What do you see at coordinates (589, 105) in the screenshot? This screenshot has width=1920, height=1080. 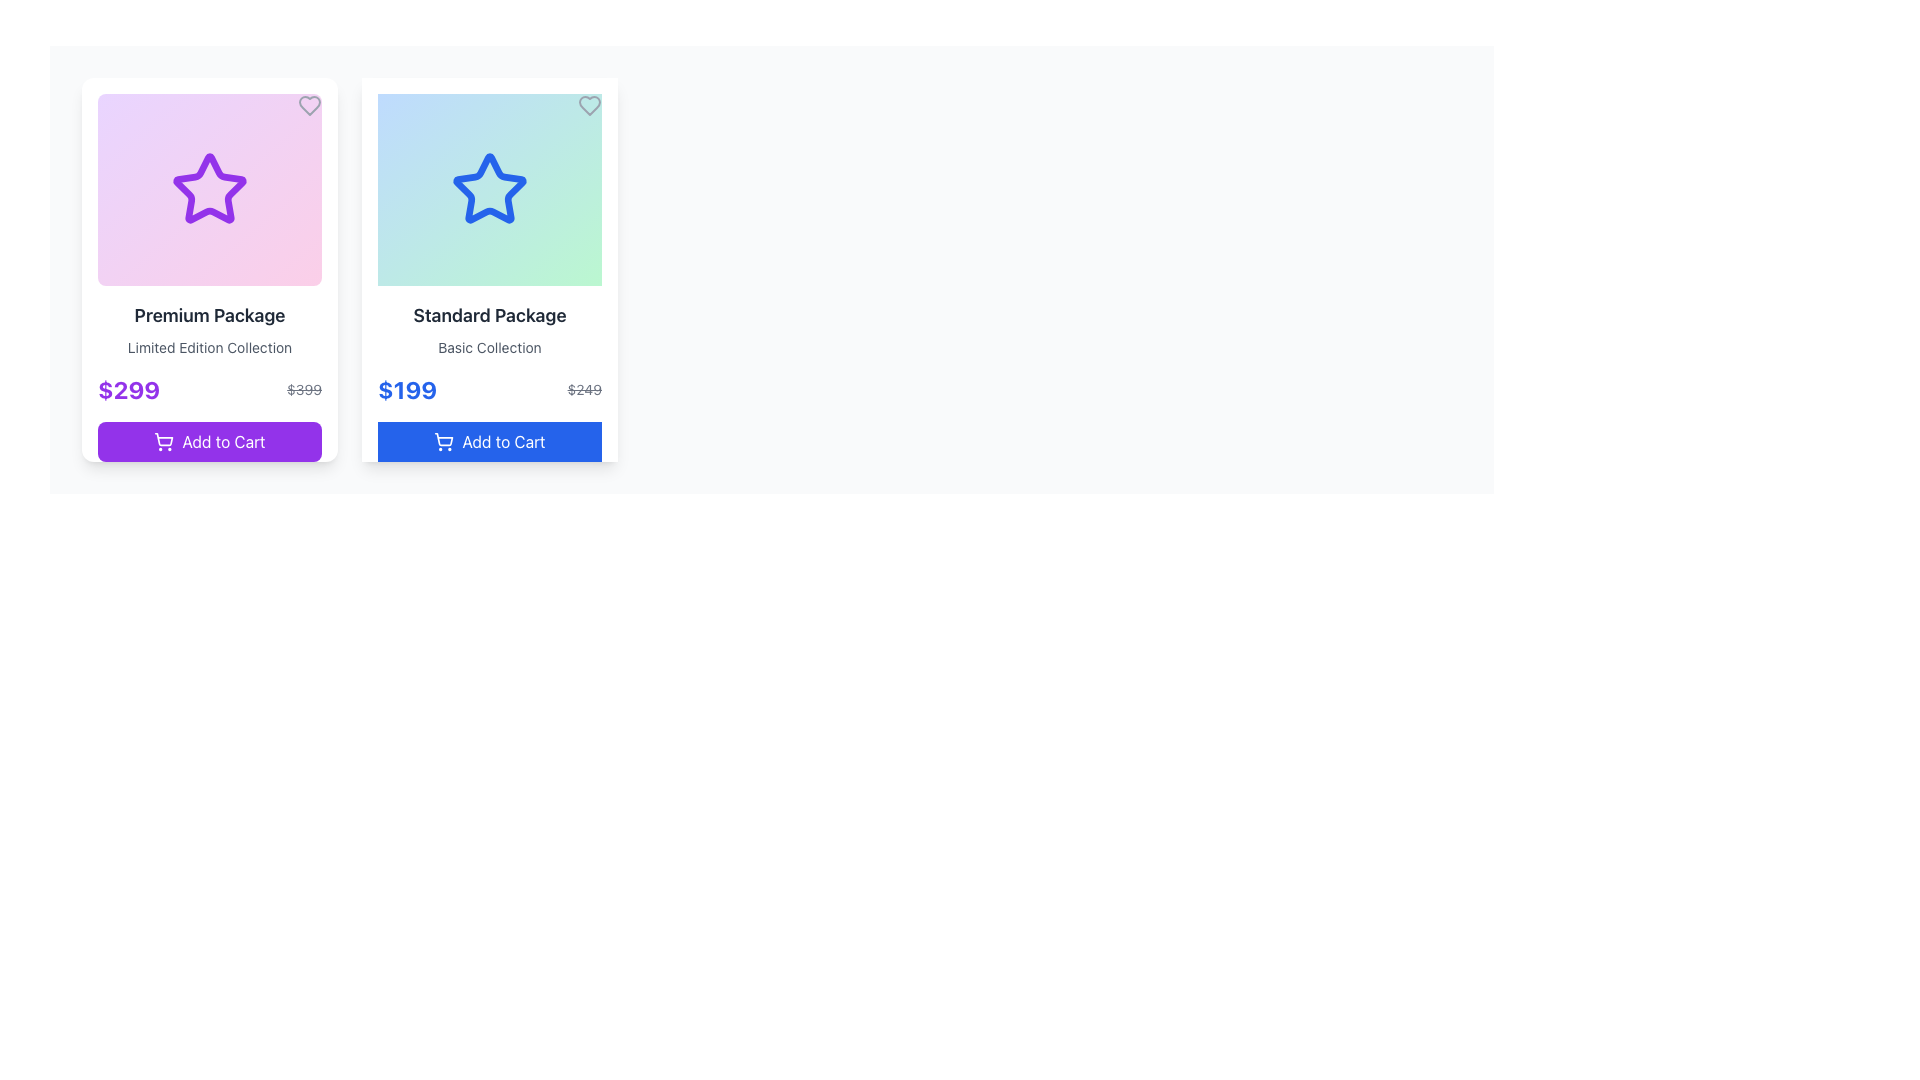 I see `the heart icon located at the top-right of the 'Standard Package' product details box` at bounding box center [589, 105].